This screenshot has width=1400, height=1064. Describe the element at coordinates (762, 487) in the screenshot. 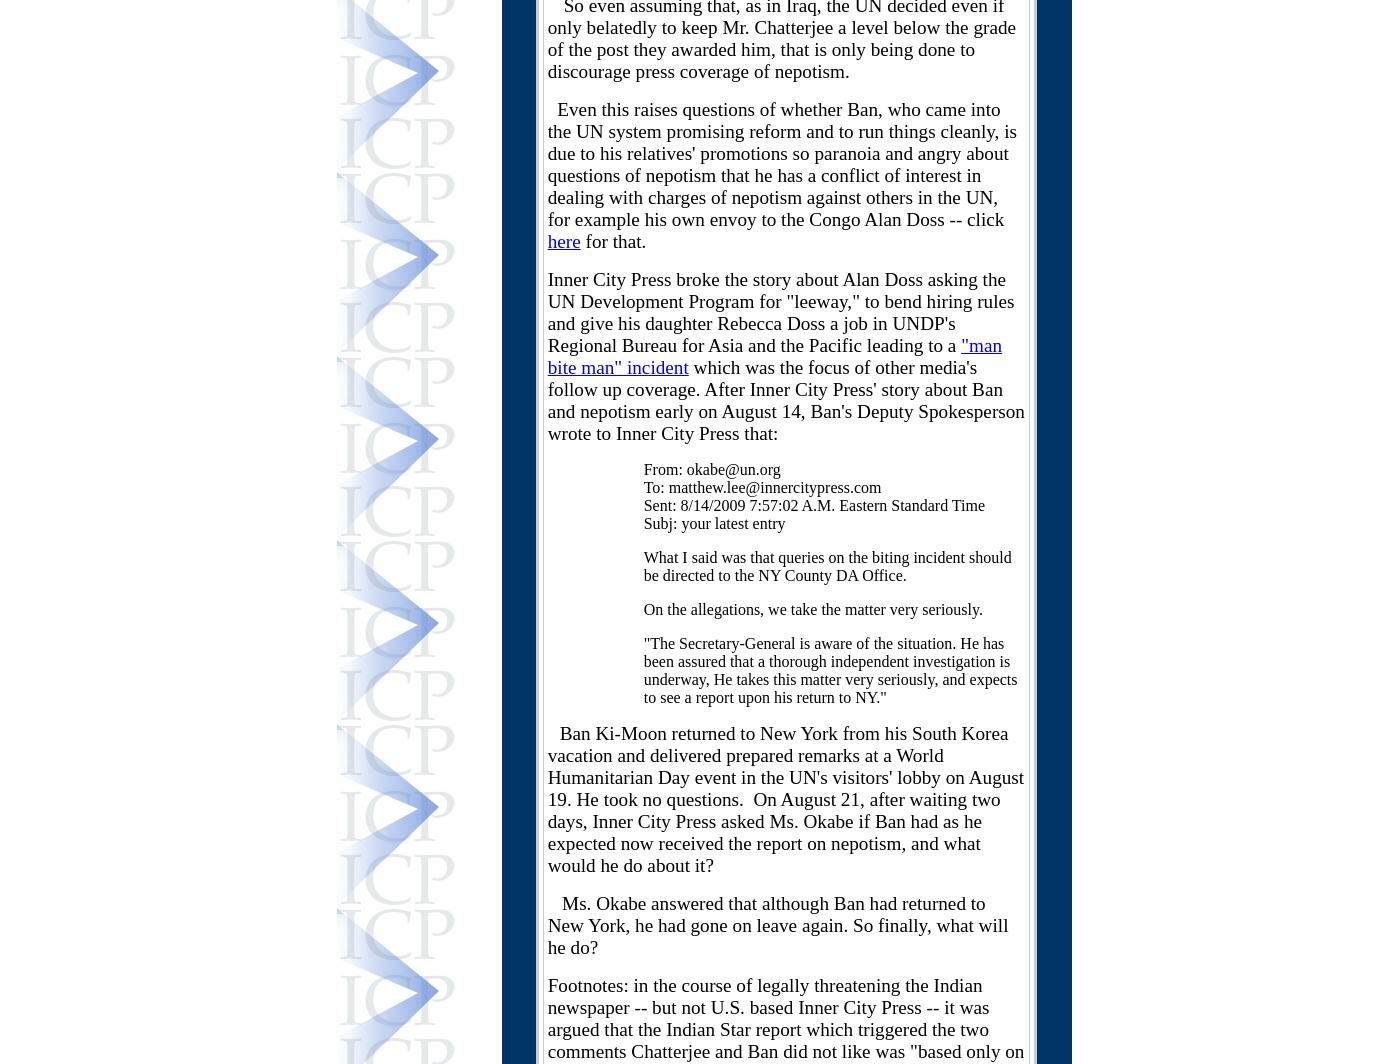

I see `'To:
matthew.lee@innercitypress.com'` at that location.